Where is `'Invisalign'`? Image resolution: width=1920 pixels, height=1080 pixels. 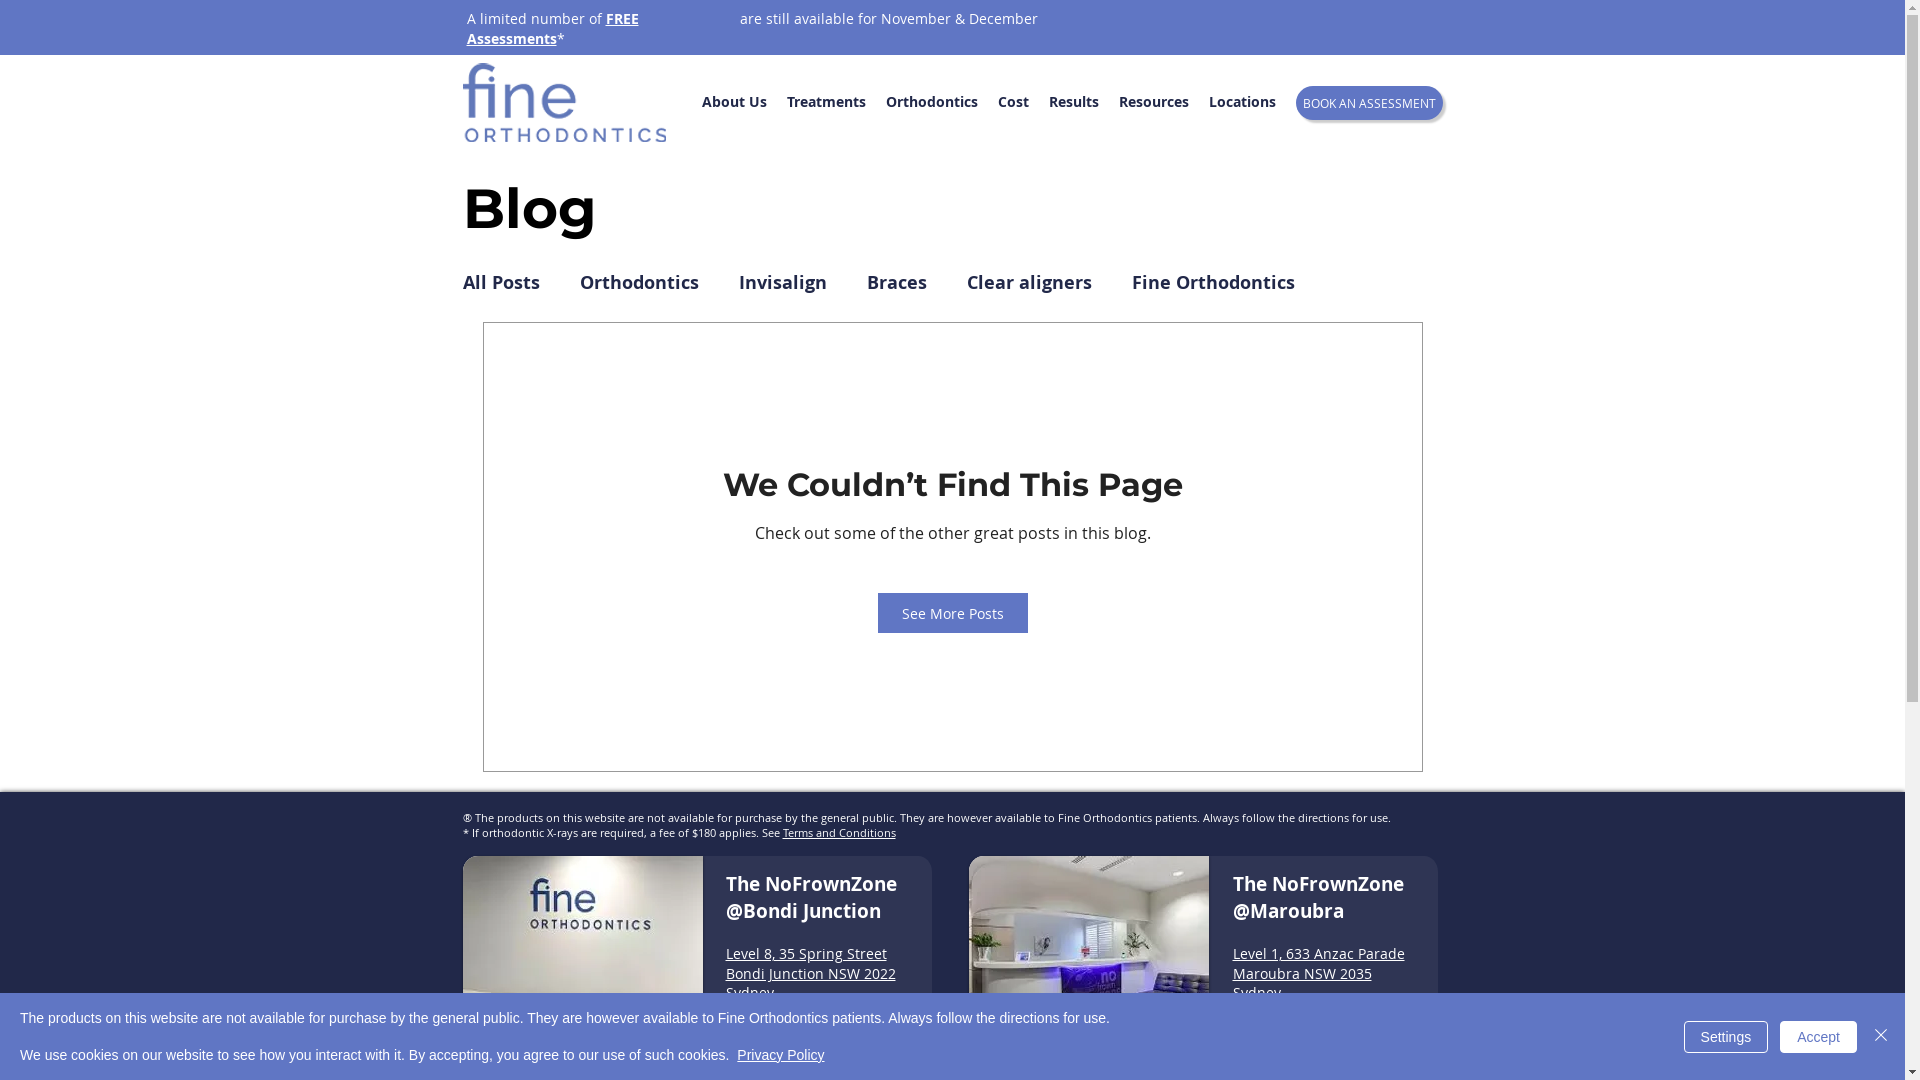
'Invisalign' is located at coordinates (737, 282).